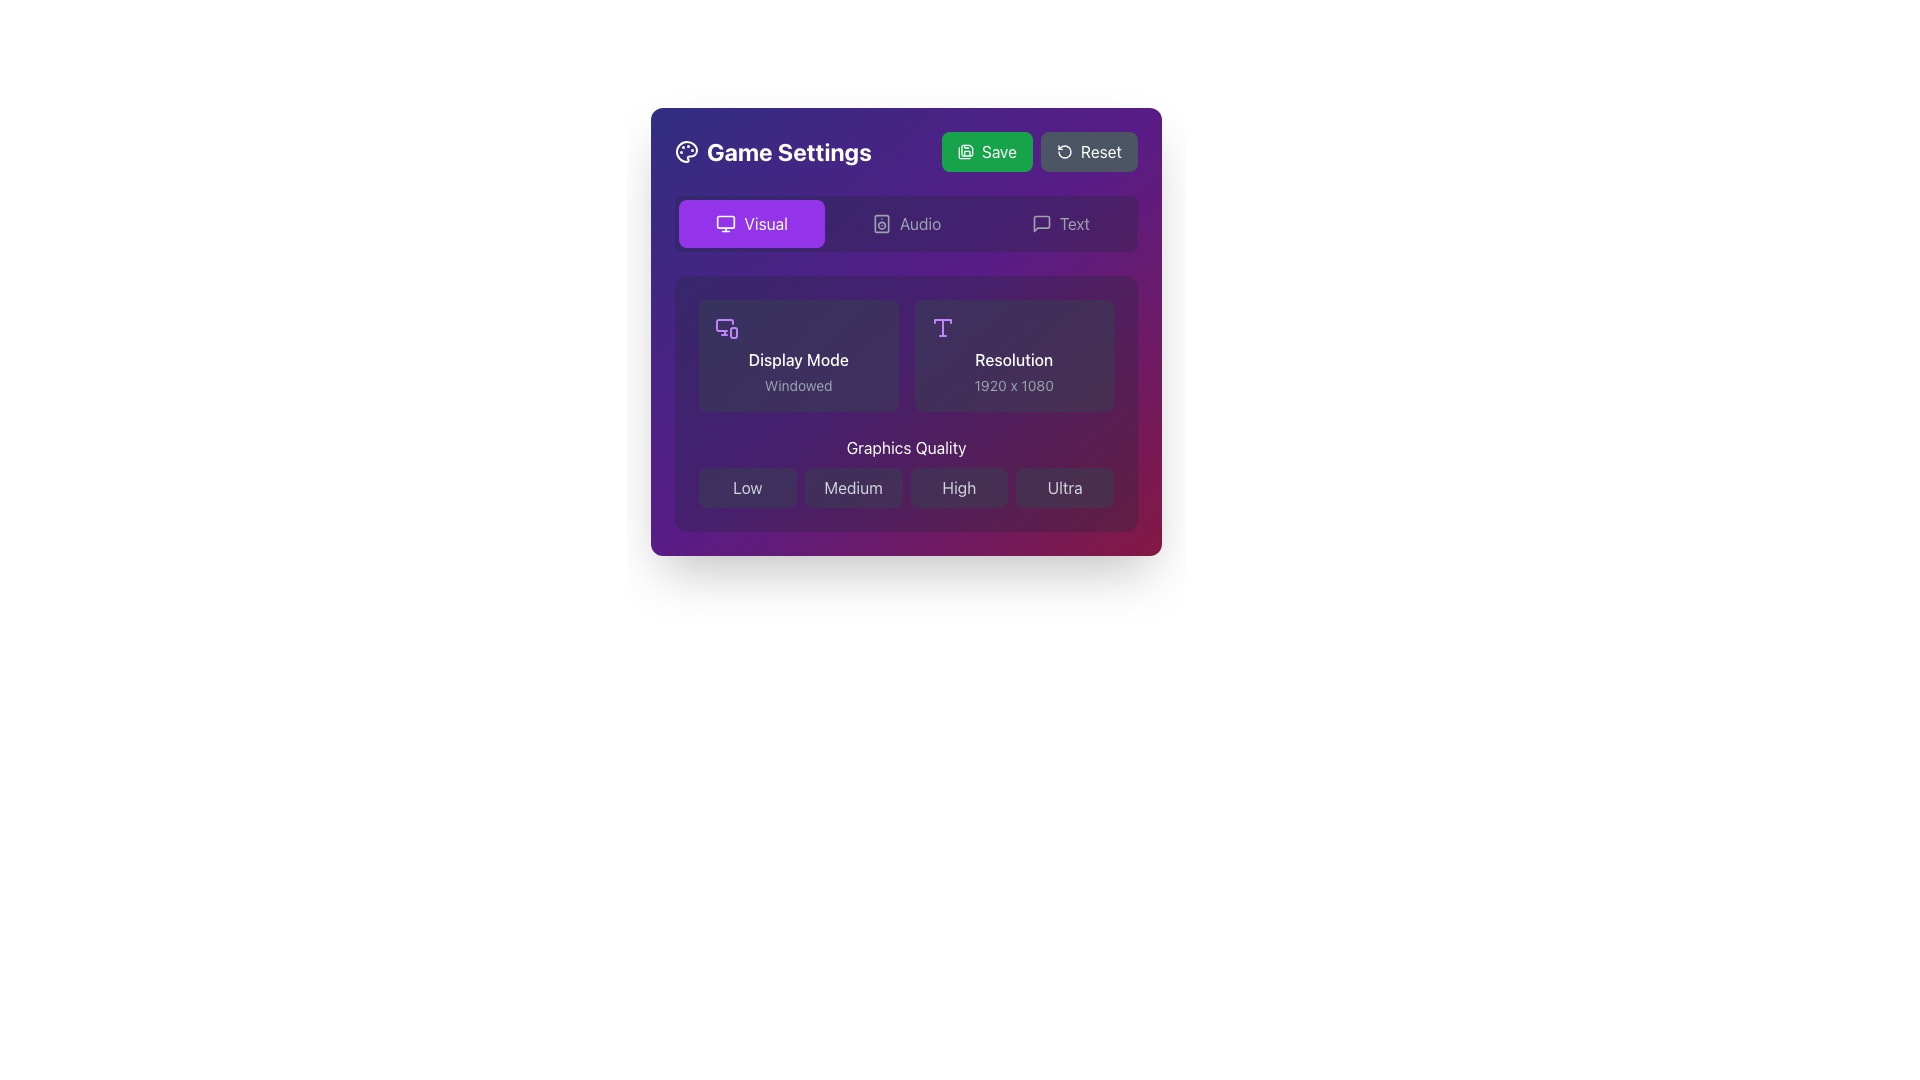 The height and width of the screenshot is (1080, 1920). Describe the element at coordinates (958, 488) in the screenshot. I see `the 'High' button in the 'Game Settings' interface` at that location.